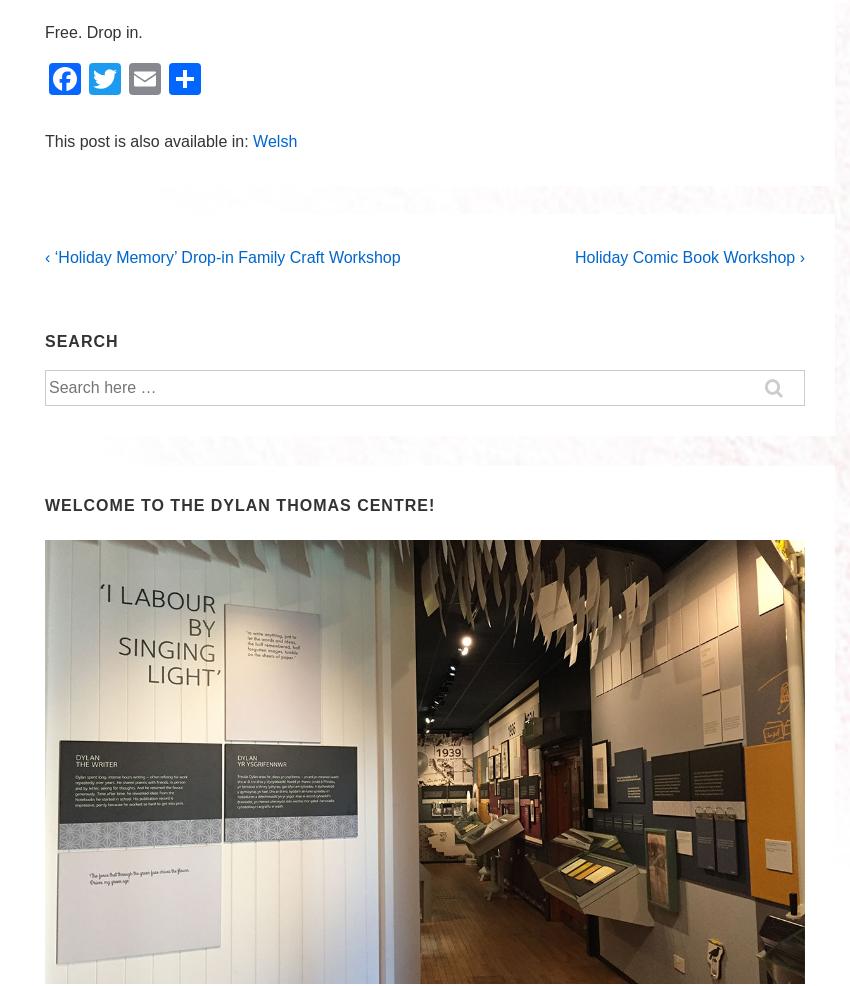  I want to click on 'Email', so click(175, 110).